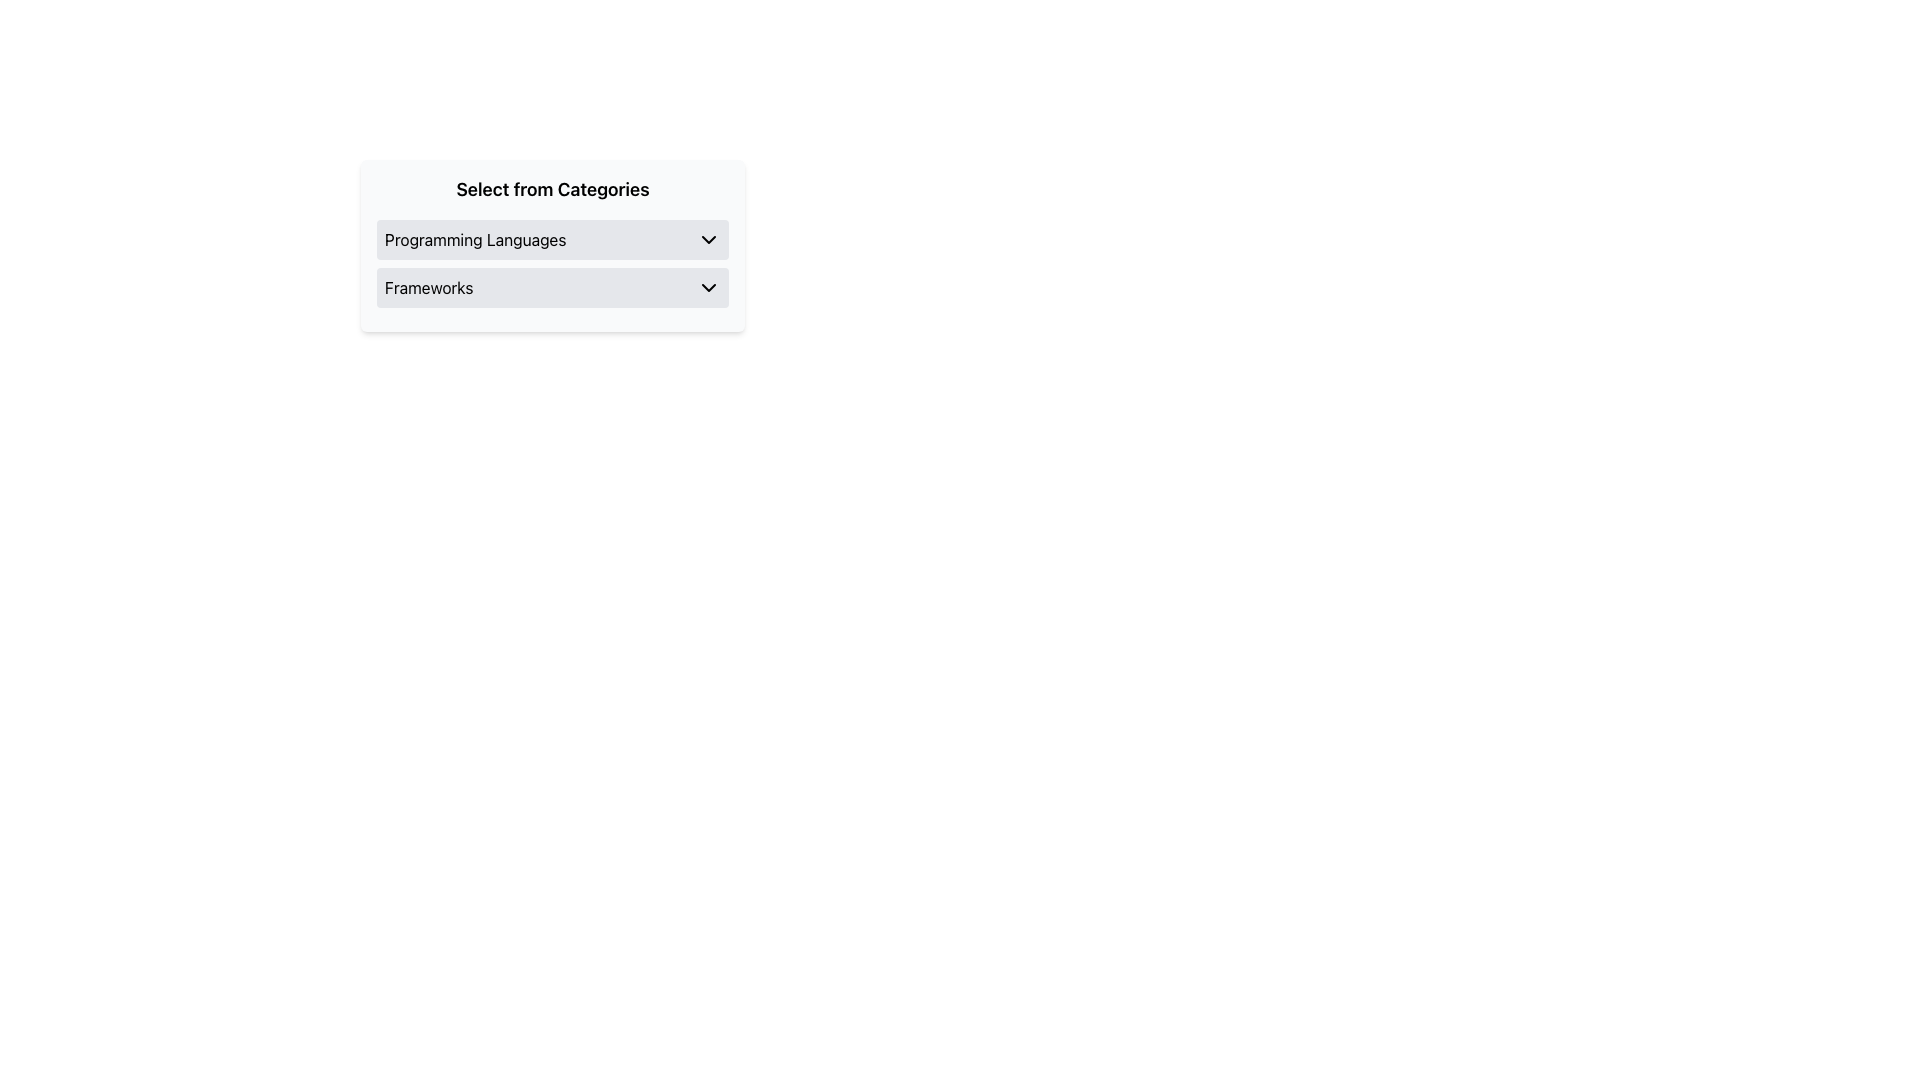 The height and width of the screenshot is (1080, 1920). What do you see at coordinates (428, 288) in the screenshot?
I see `the 'Frameworks' text label in the dropdown menu, which is positioned below the 'Programming Languages' item and adjacent to a dropdown arrow icon` at bounding box center [428, 288].